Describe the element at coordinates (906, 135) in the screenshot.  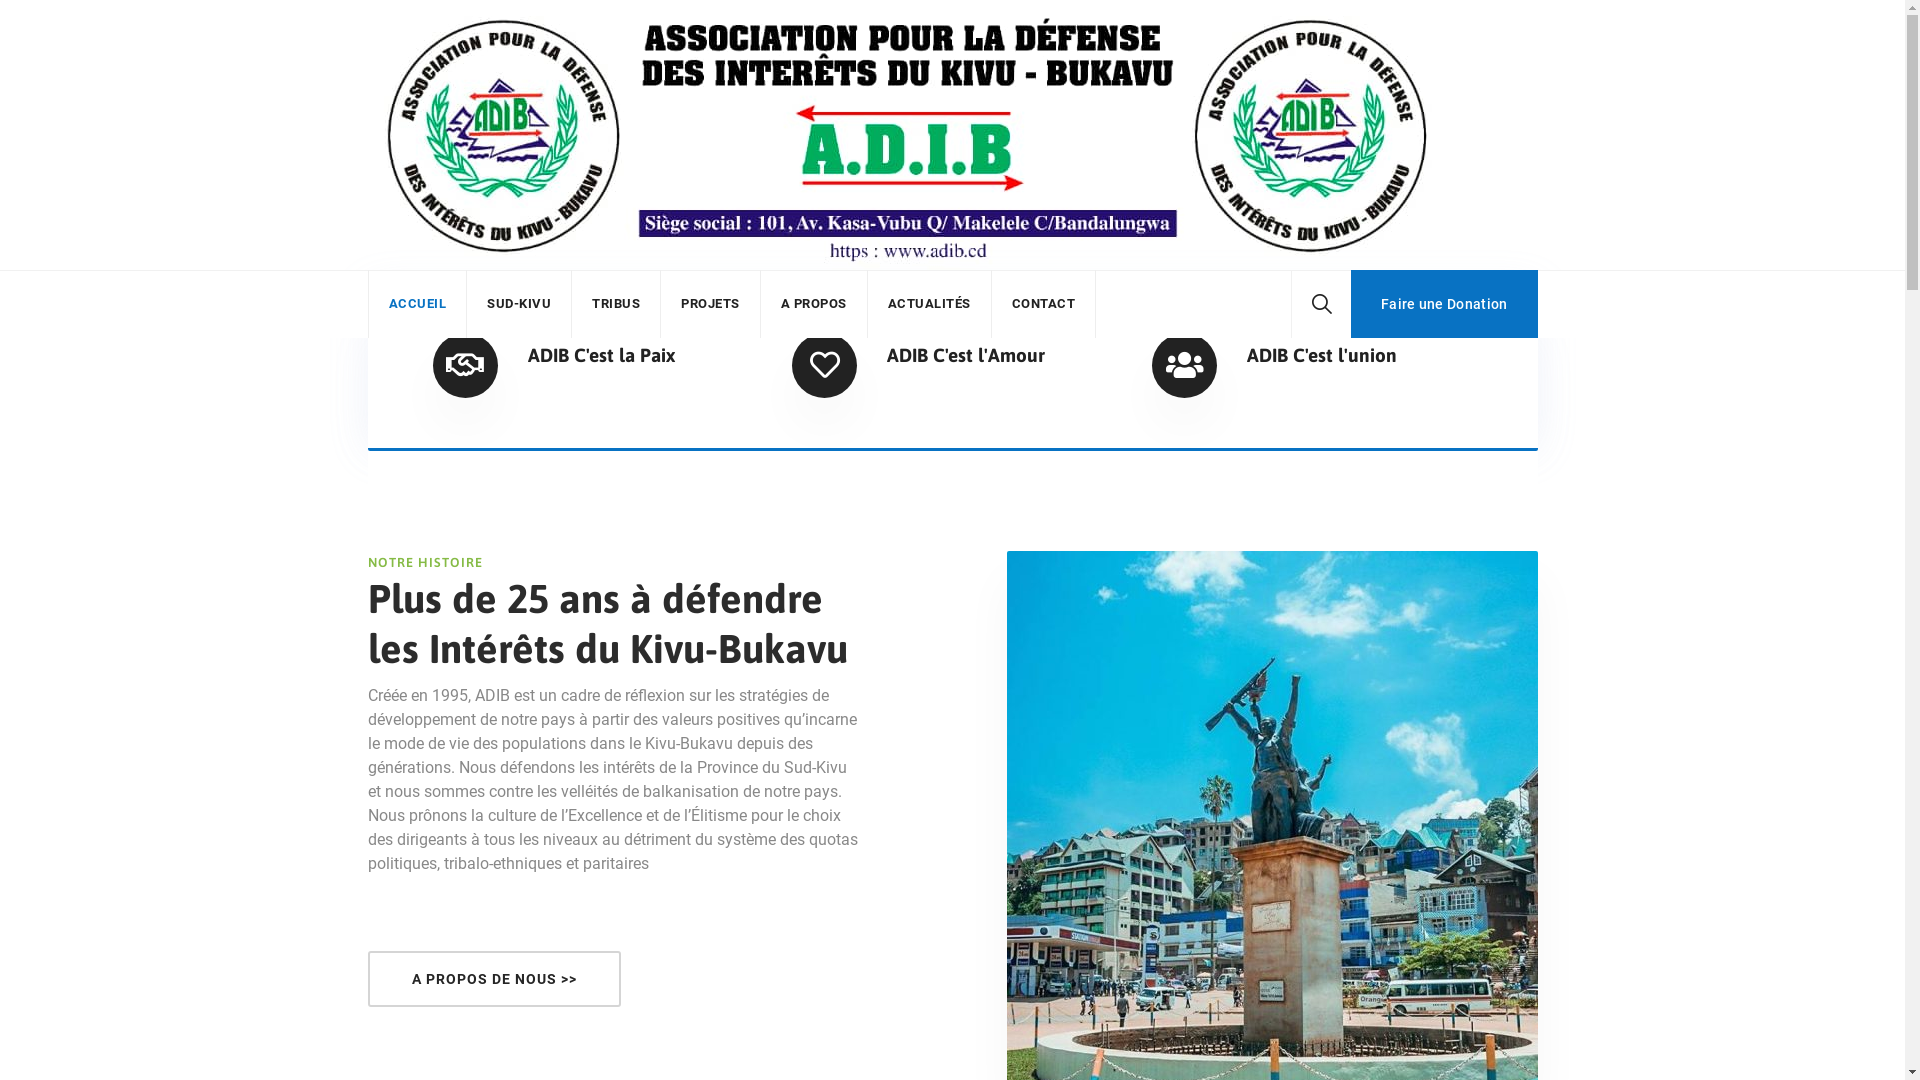
I see `'ADIB'` at that location.